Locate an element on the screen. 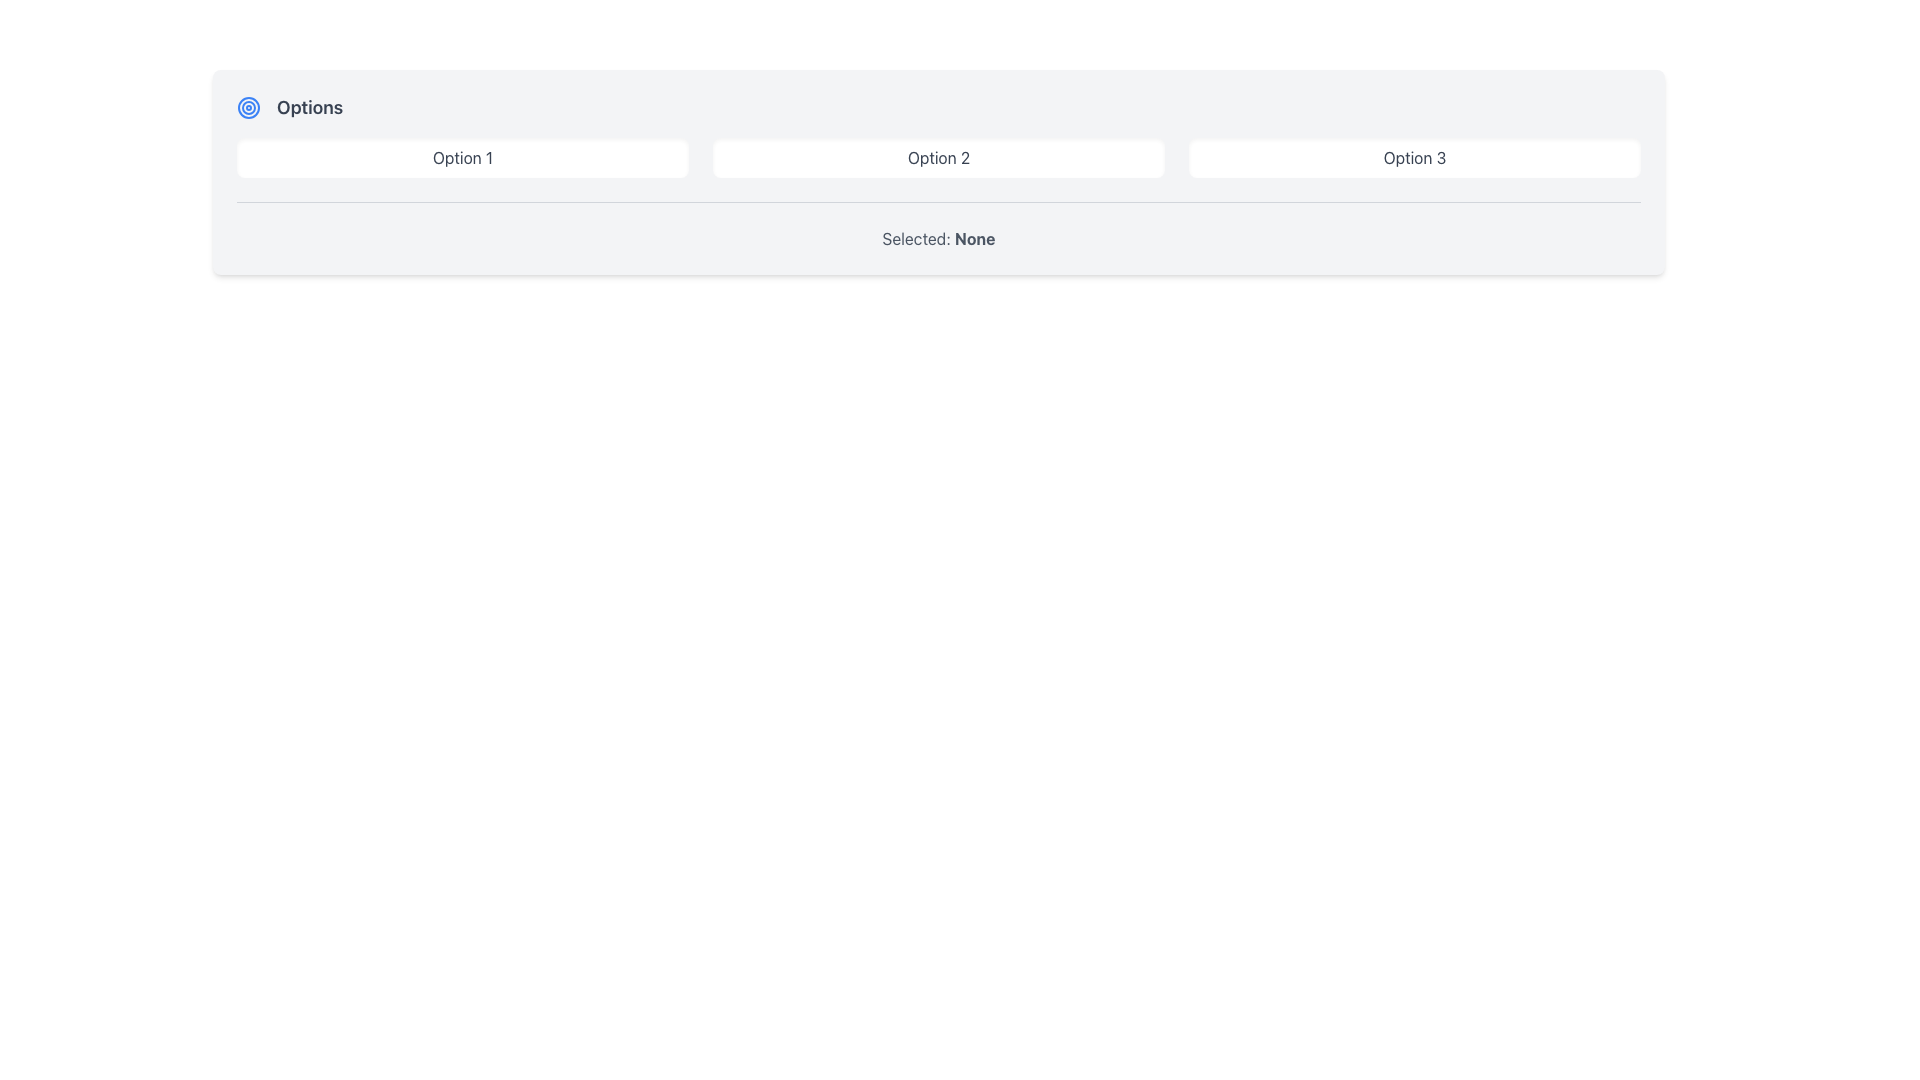 The width and height of the screenshot is (1920, 1080). the 'Option 3' button is located at coordinates (1414, 157).